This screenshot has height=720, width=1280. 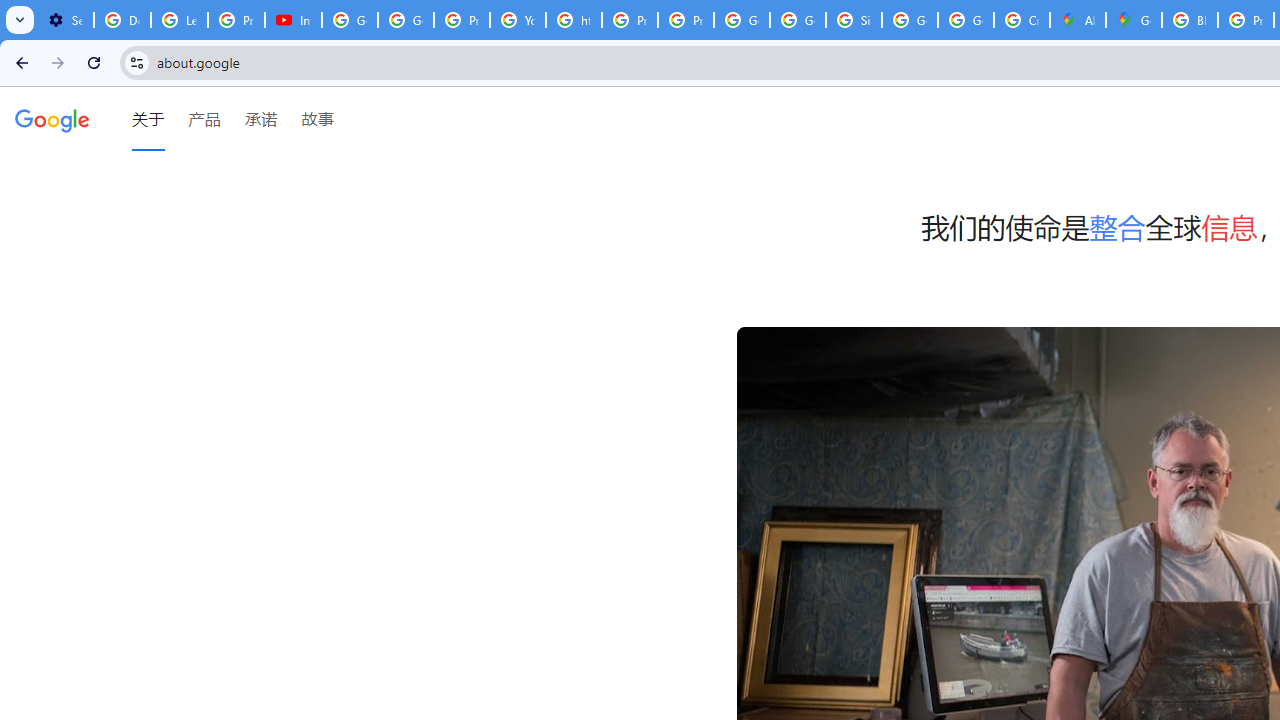 I want to click on 'YouTube', so click(x=518, y=20).